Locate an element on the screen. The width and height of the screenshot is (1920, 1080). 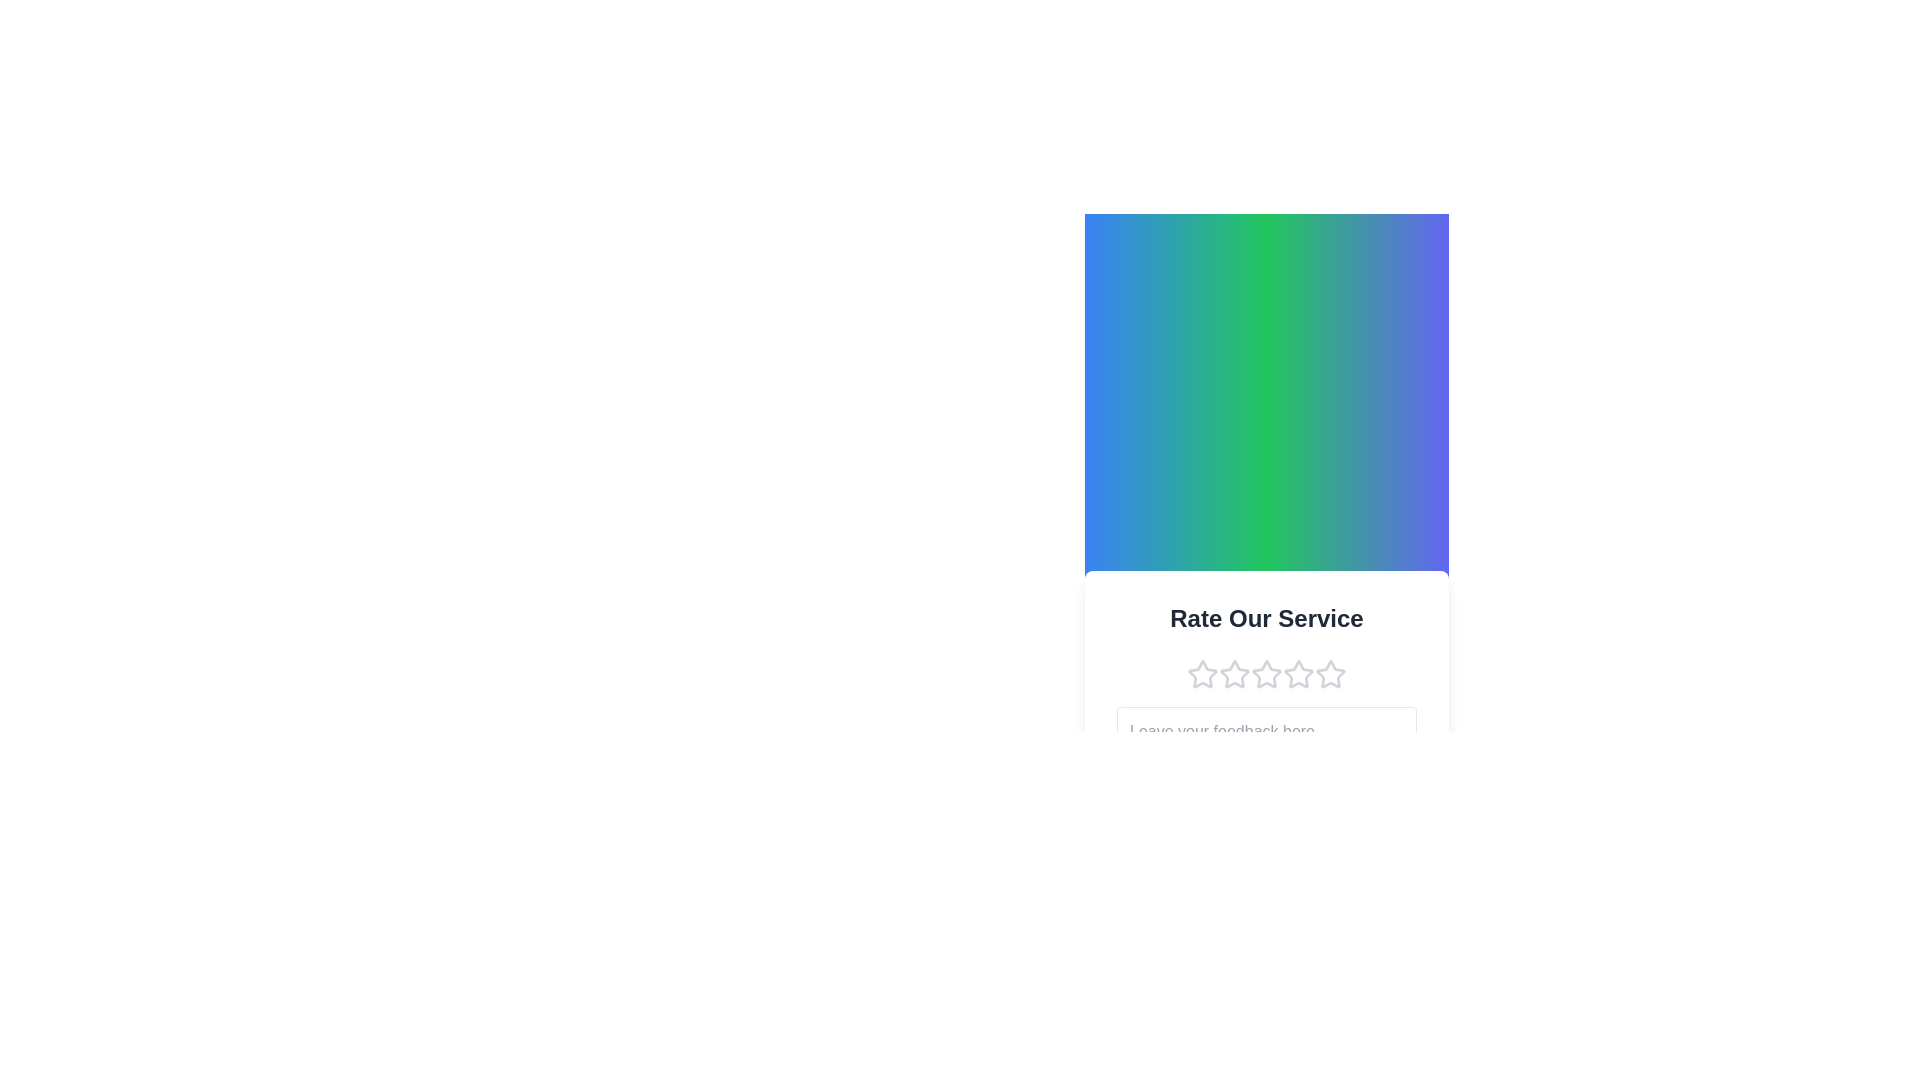
the last star icon in the rating row to indicate the maximum rating level beneath the 'Rate Our Service' text is located at coordinates (1330, 674).